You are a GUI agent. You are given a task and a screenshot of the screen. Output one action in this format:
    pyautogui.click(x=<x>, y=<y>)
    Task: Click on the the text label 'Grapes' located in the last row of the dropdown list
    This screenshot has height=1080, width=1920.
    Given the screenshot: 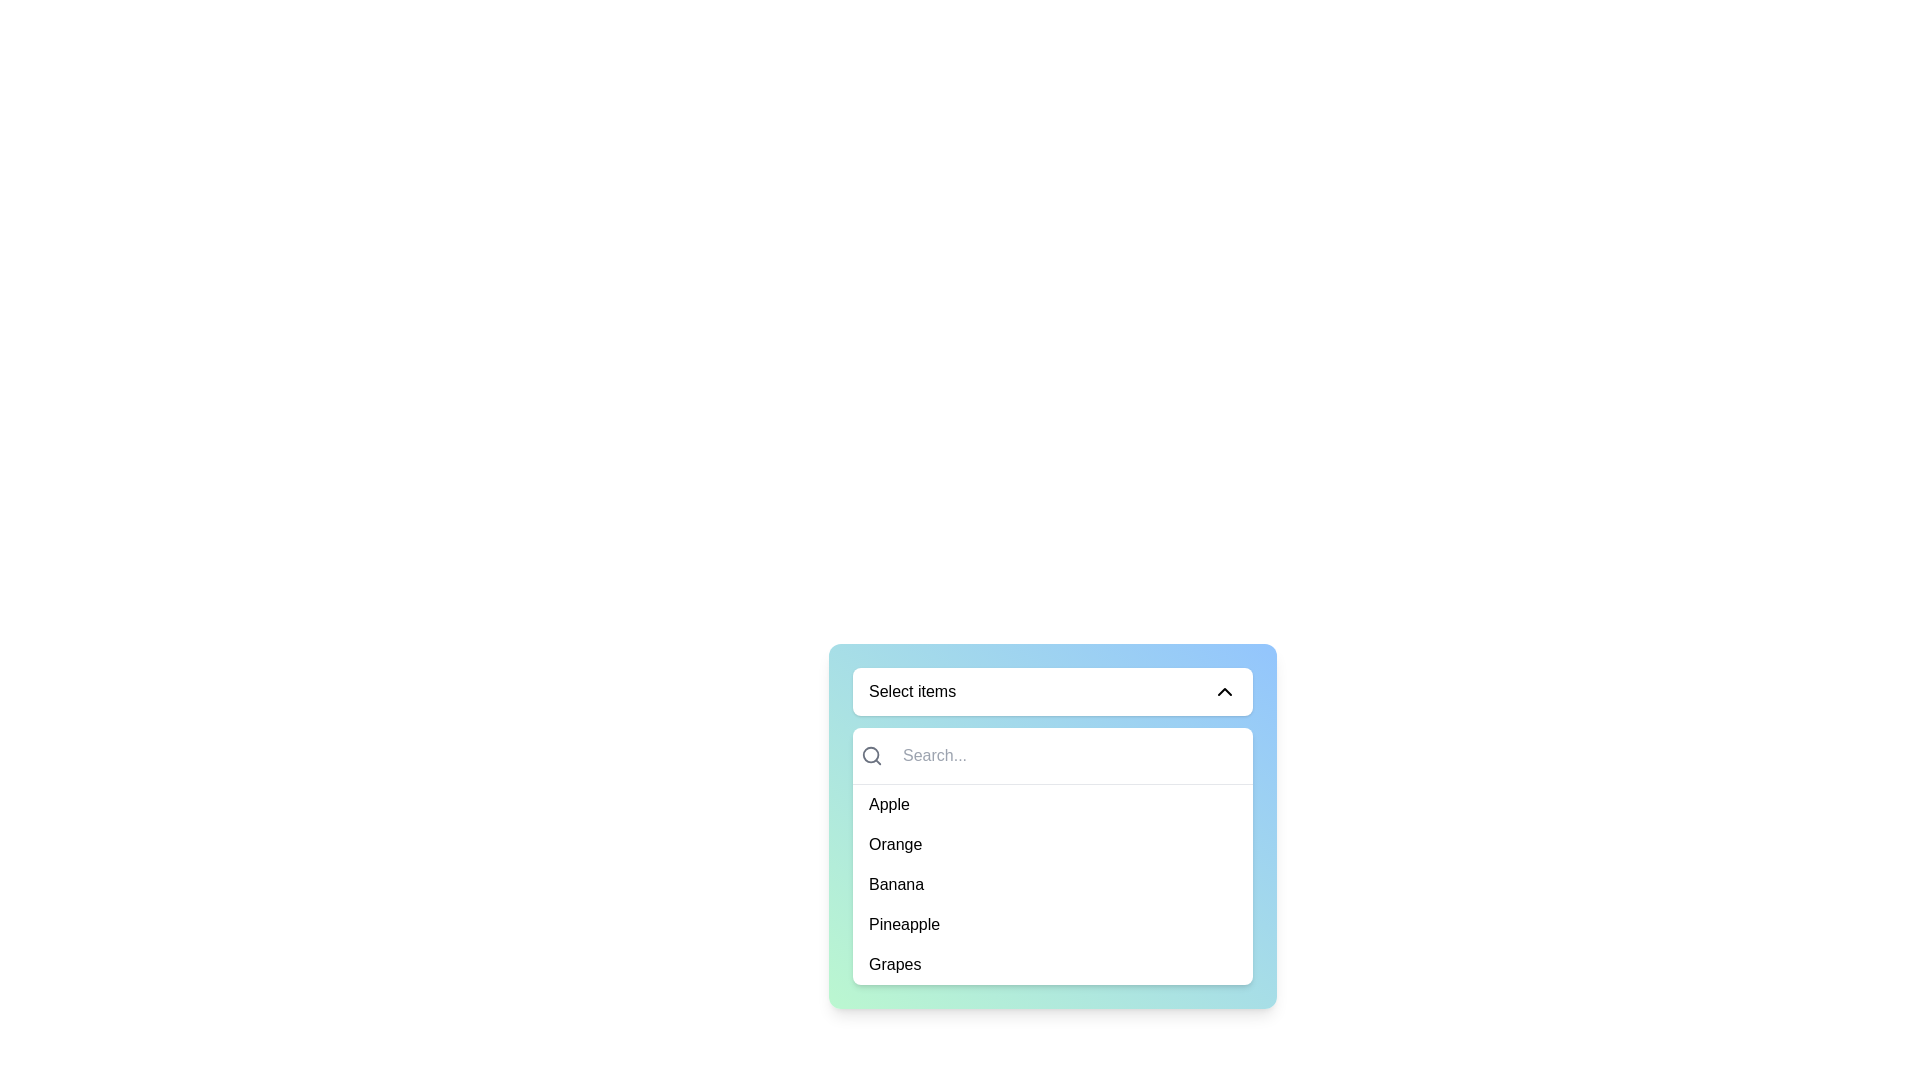 What is the action you would take?
    pyautogui.click(x=894, y=963)
    